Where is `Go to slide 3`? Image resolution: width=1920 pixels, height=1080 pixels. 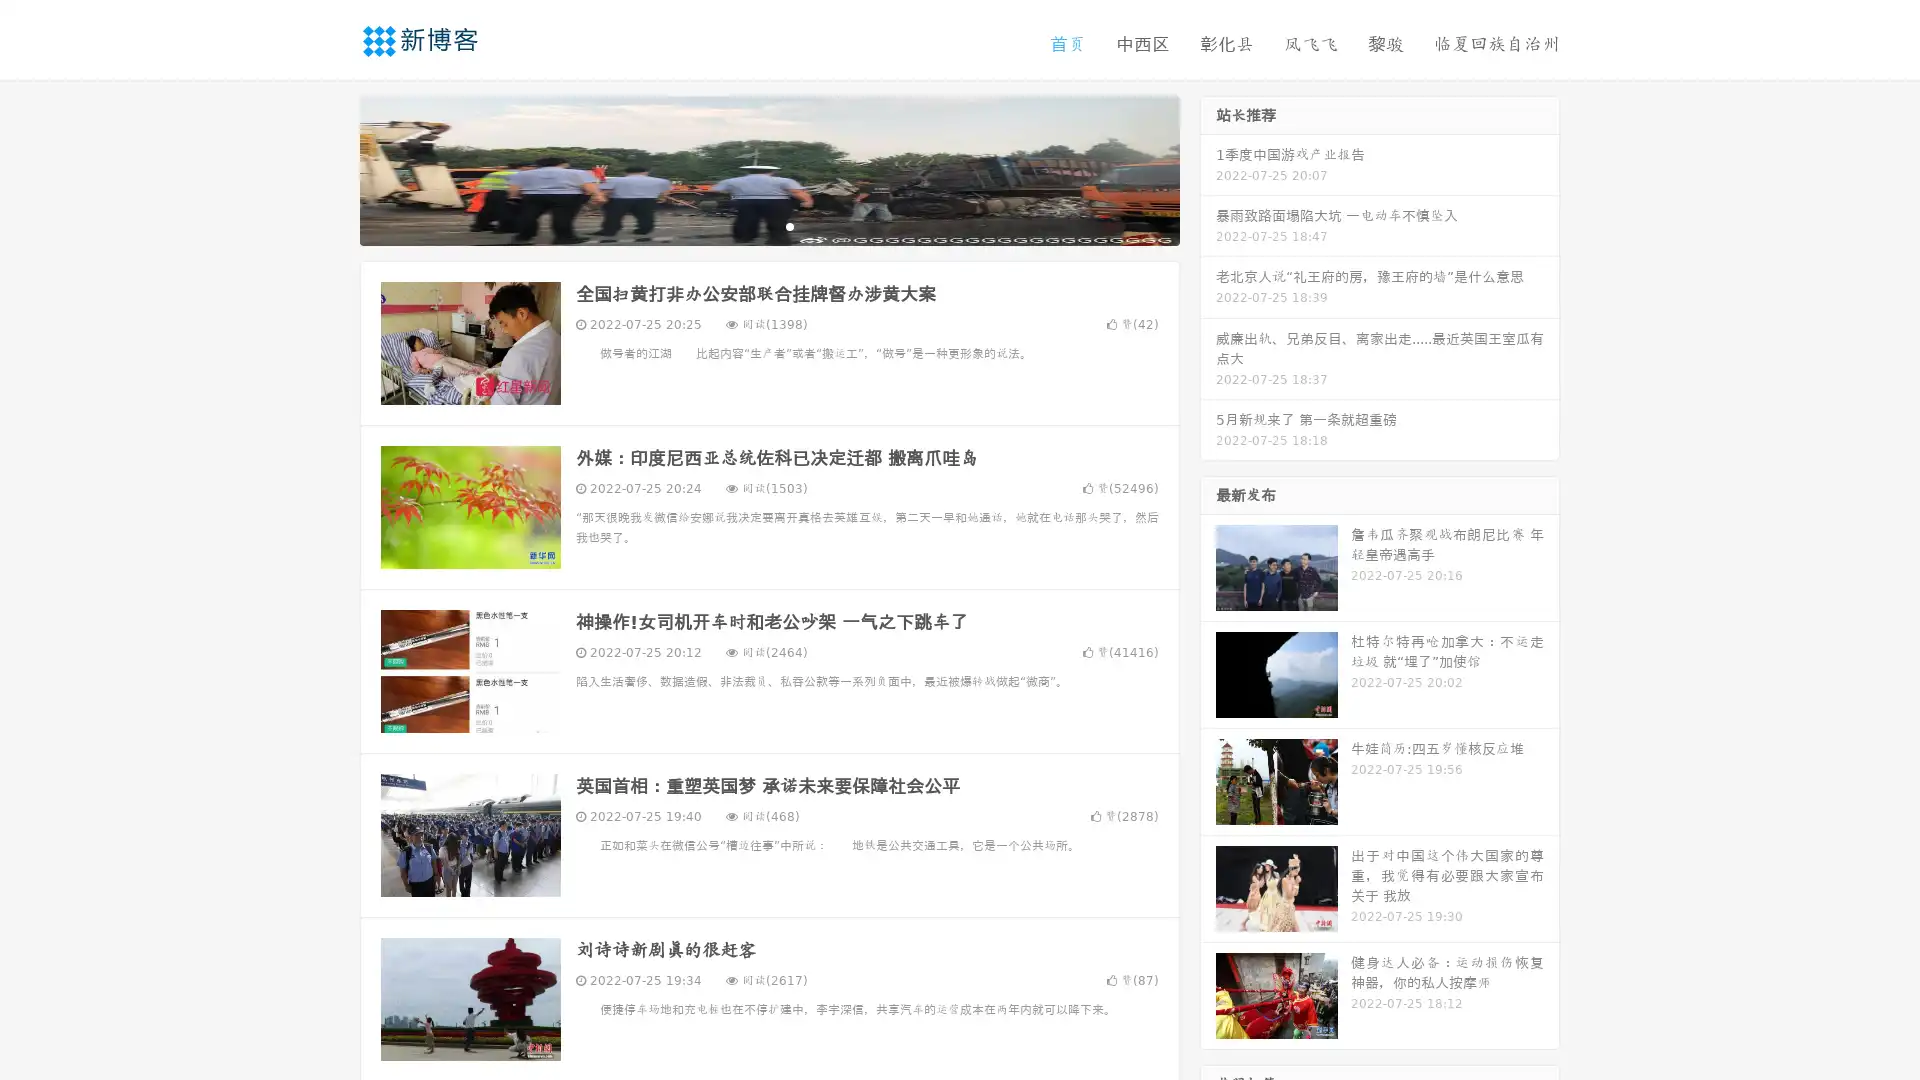
Go to slide 3 is located at coordinates (789, 225).